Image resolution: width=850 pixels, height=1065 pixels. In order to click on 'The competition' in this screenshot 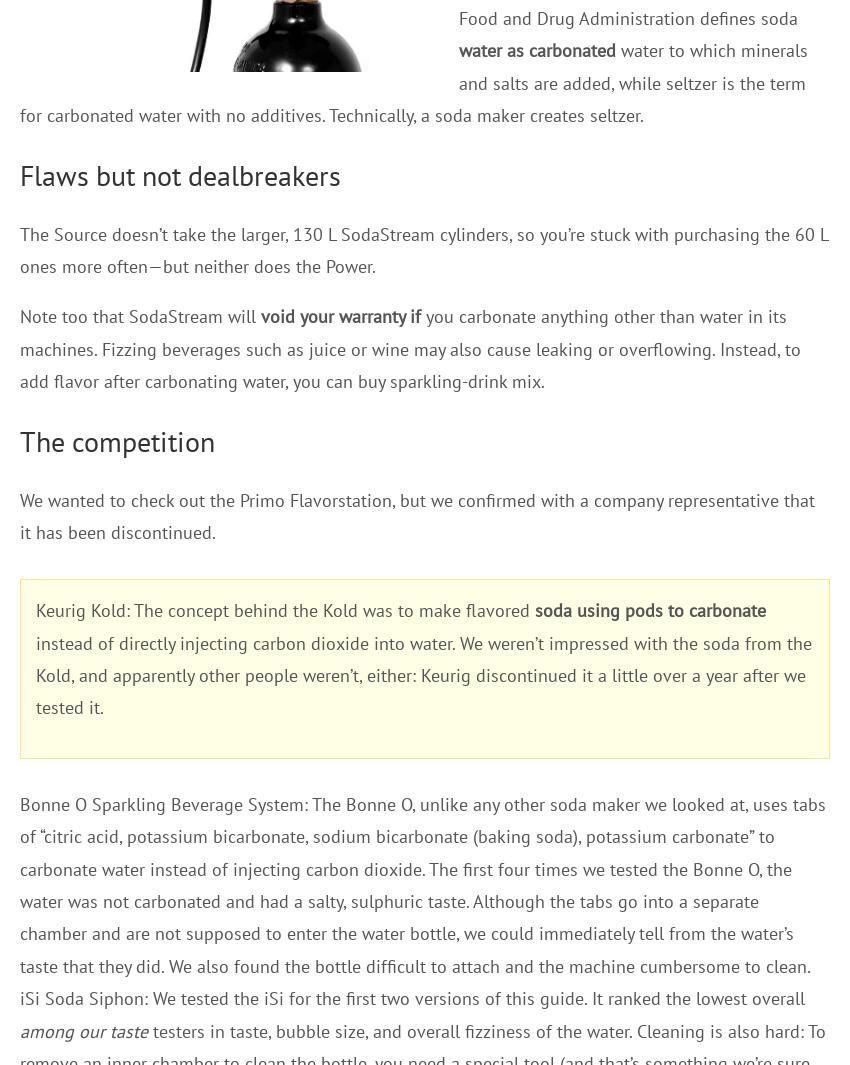, I will do `click(116, 439)`.